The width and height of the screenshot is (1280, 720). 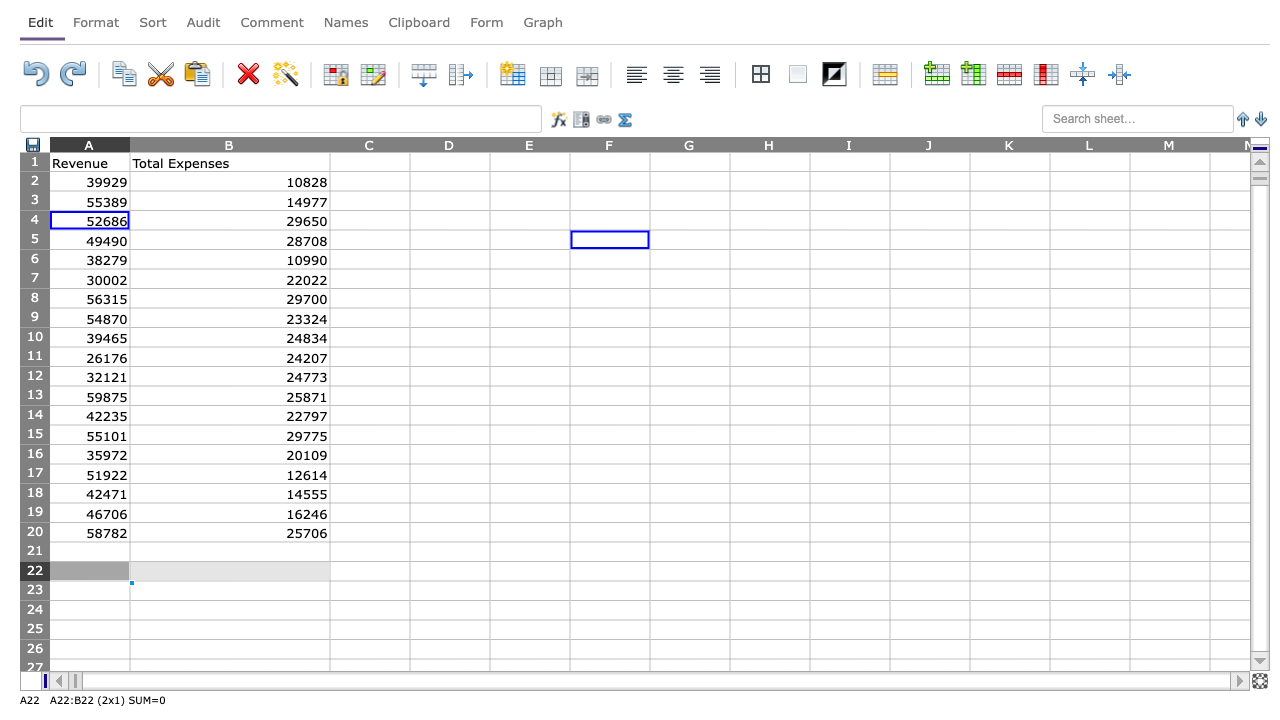 What do you see at coordinates (34, 589) in the screenshot?
I see `row 23` at bounding box center [34, 589].